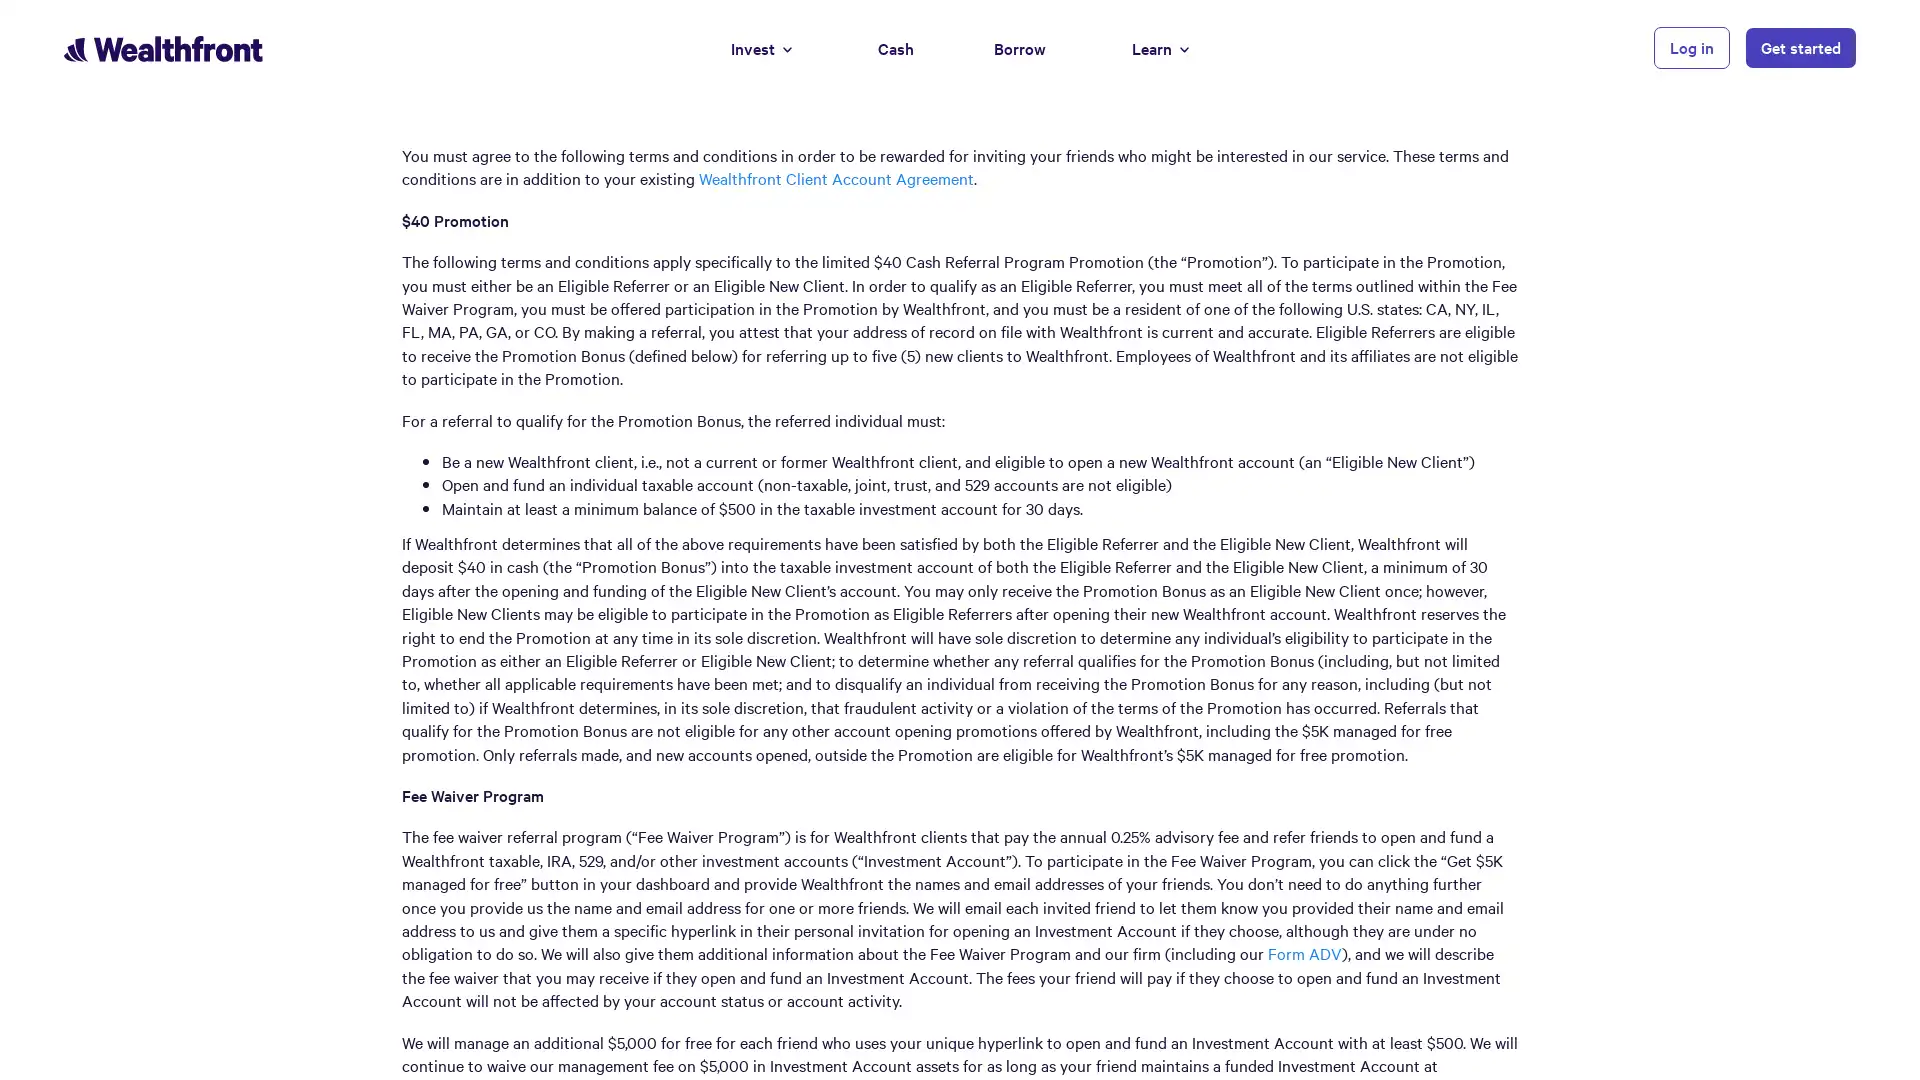 Image resolution: width=1920 pixels, height=1080 pixels. What do you see at coordinates (760, 46) in the screenshot?
I see `Invest` at bounding box center [760, 46].